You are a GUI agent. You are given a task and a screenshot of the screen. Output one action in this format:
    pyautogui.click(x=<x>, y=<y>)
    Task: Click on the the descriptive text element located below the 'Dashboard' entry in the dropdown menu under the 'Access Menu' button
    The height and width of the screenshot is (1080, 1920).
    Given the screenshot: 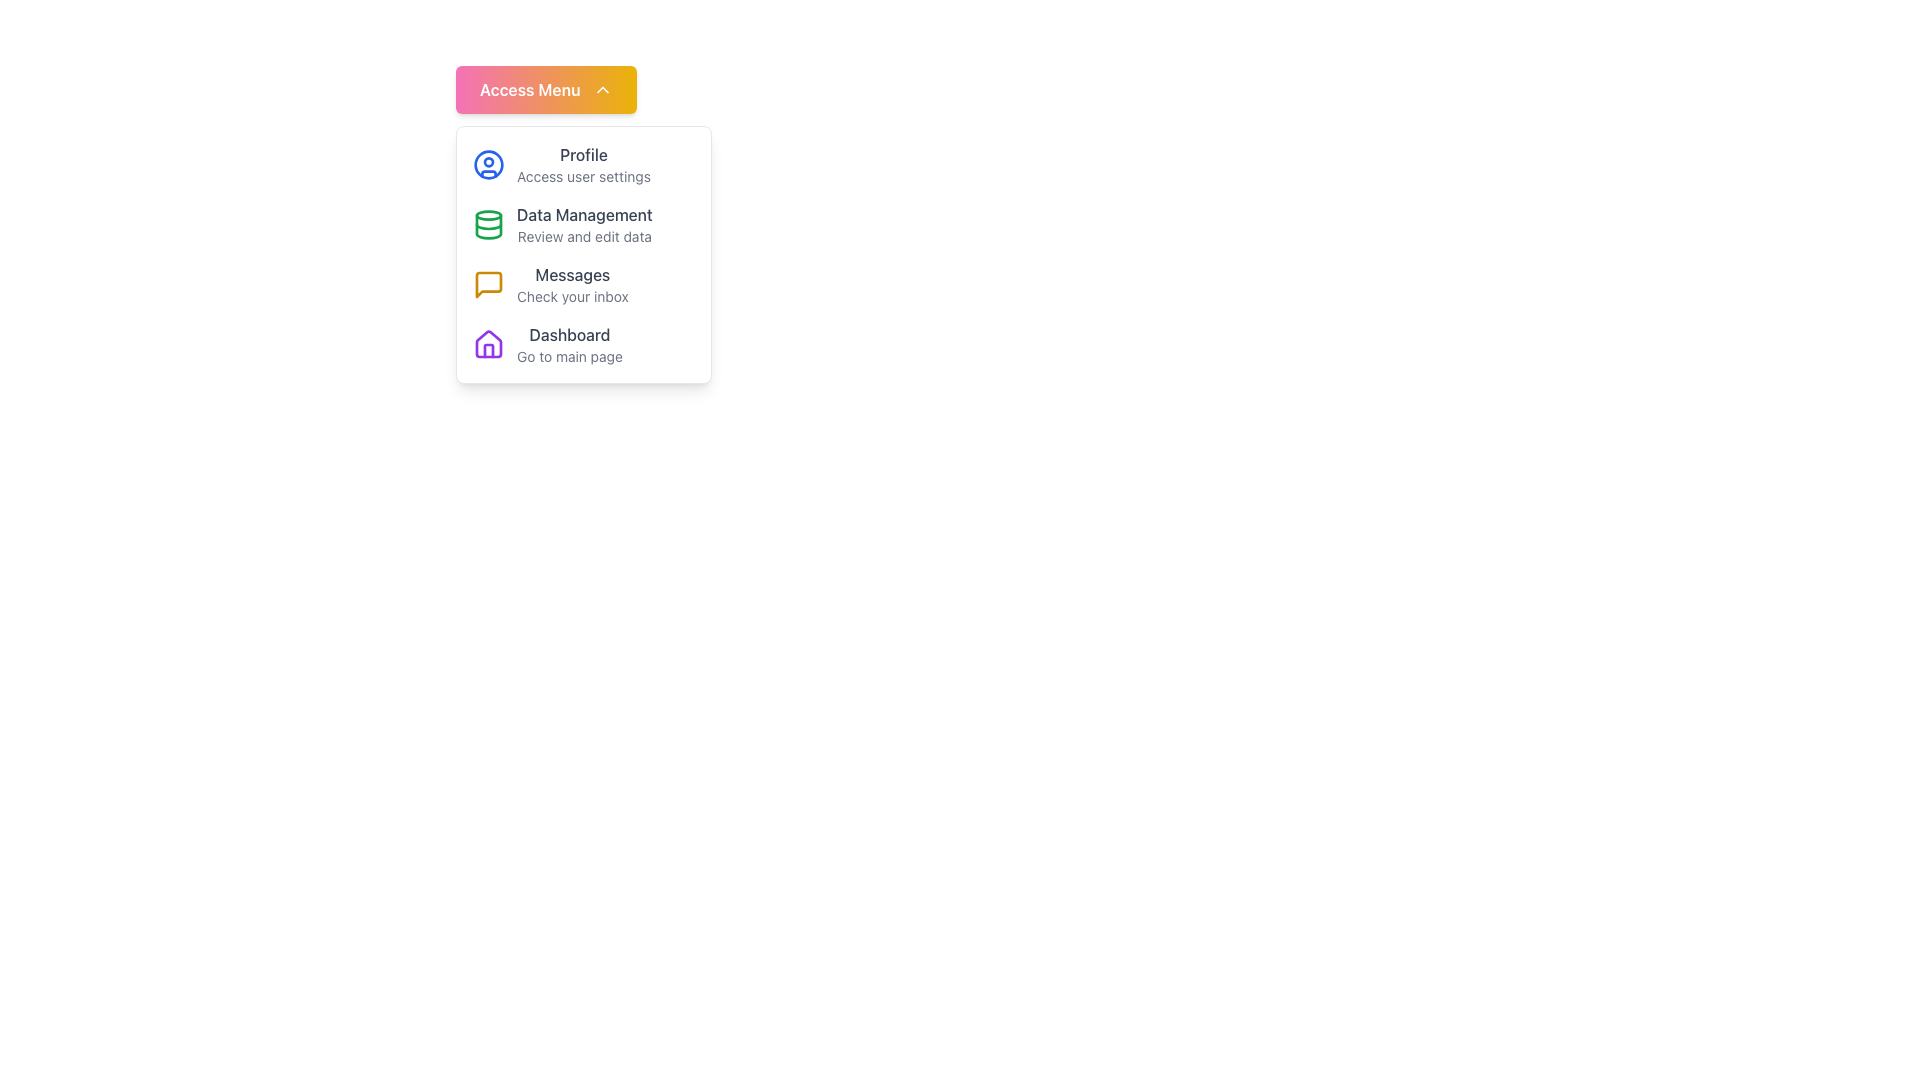 What is the action you would take?
    pyautogui.click(x=568, y=356)
    